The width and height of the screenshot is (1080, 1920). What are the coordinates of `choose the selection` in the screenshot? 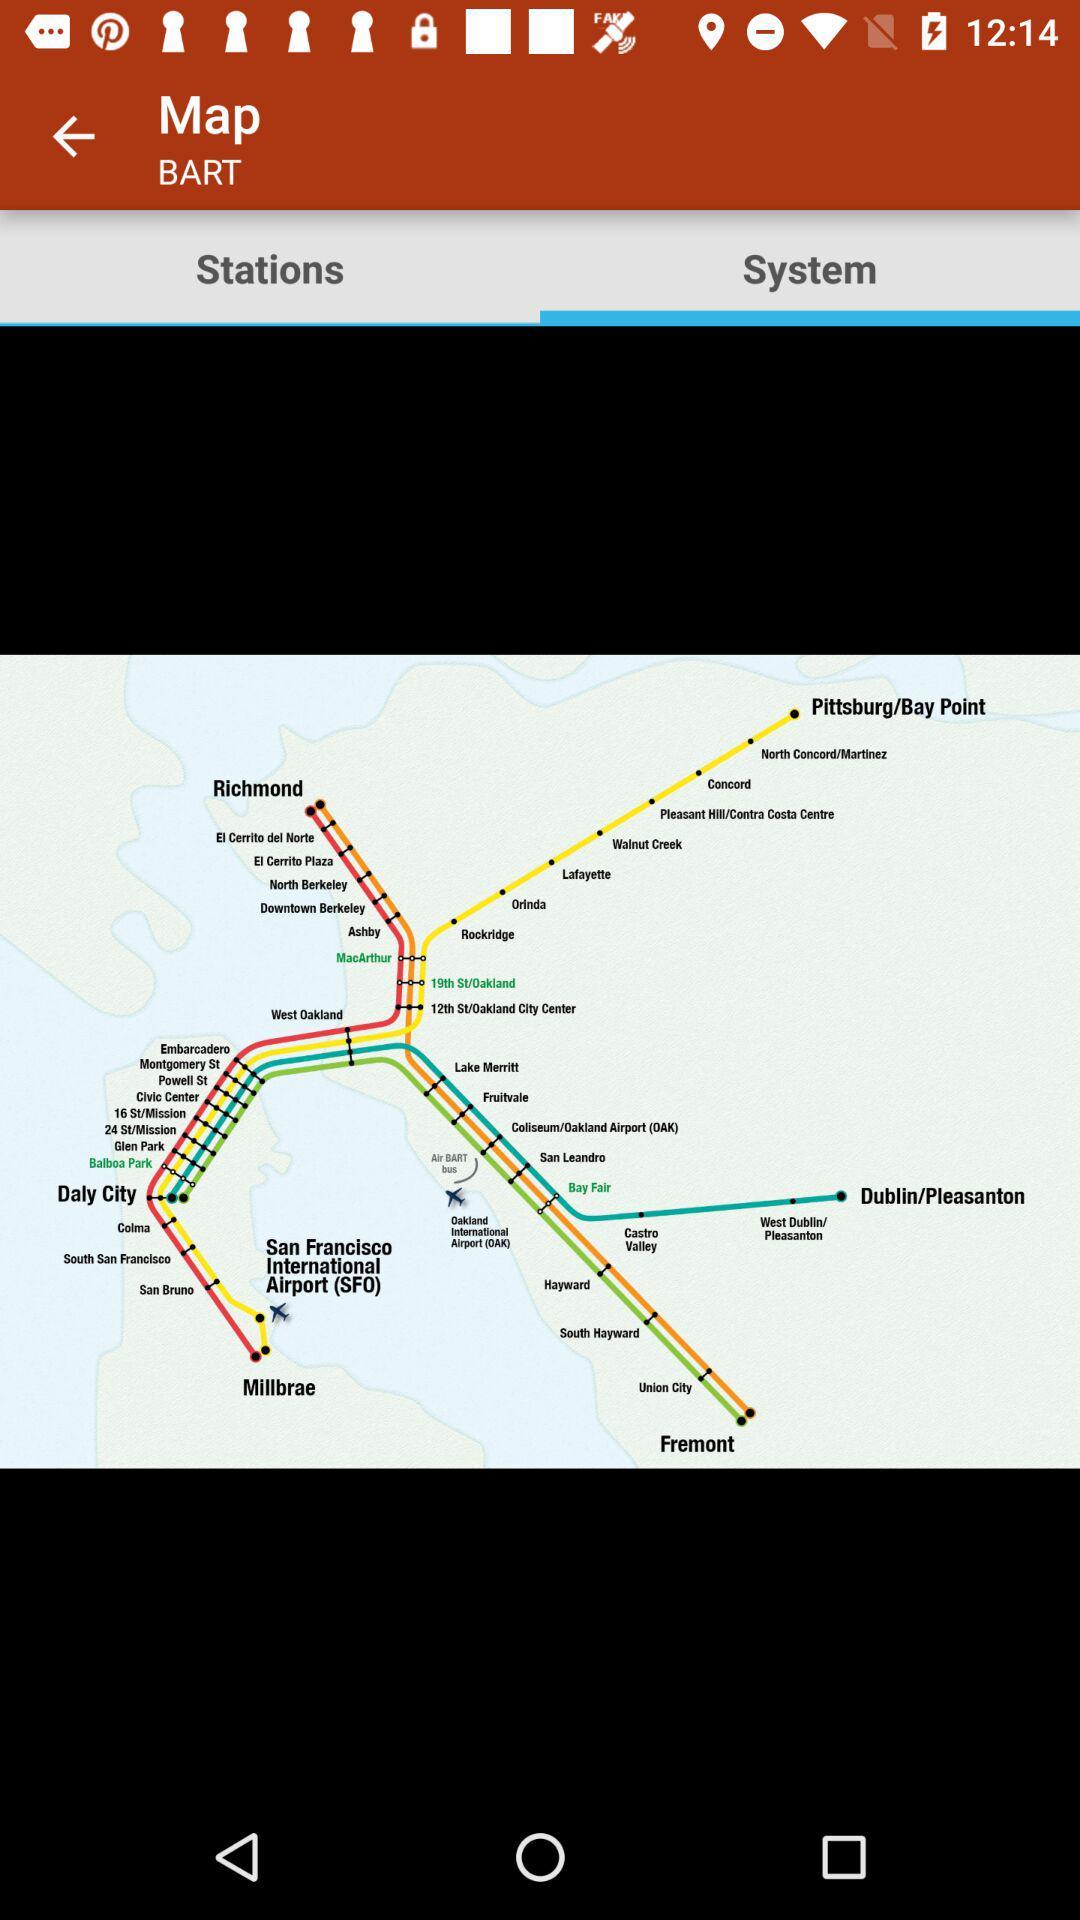 It's located at (540, 1059).